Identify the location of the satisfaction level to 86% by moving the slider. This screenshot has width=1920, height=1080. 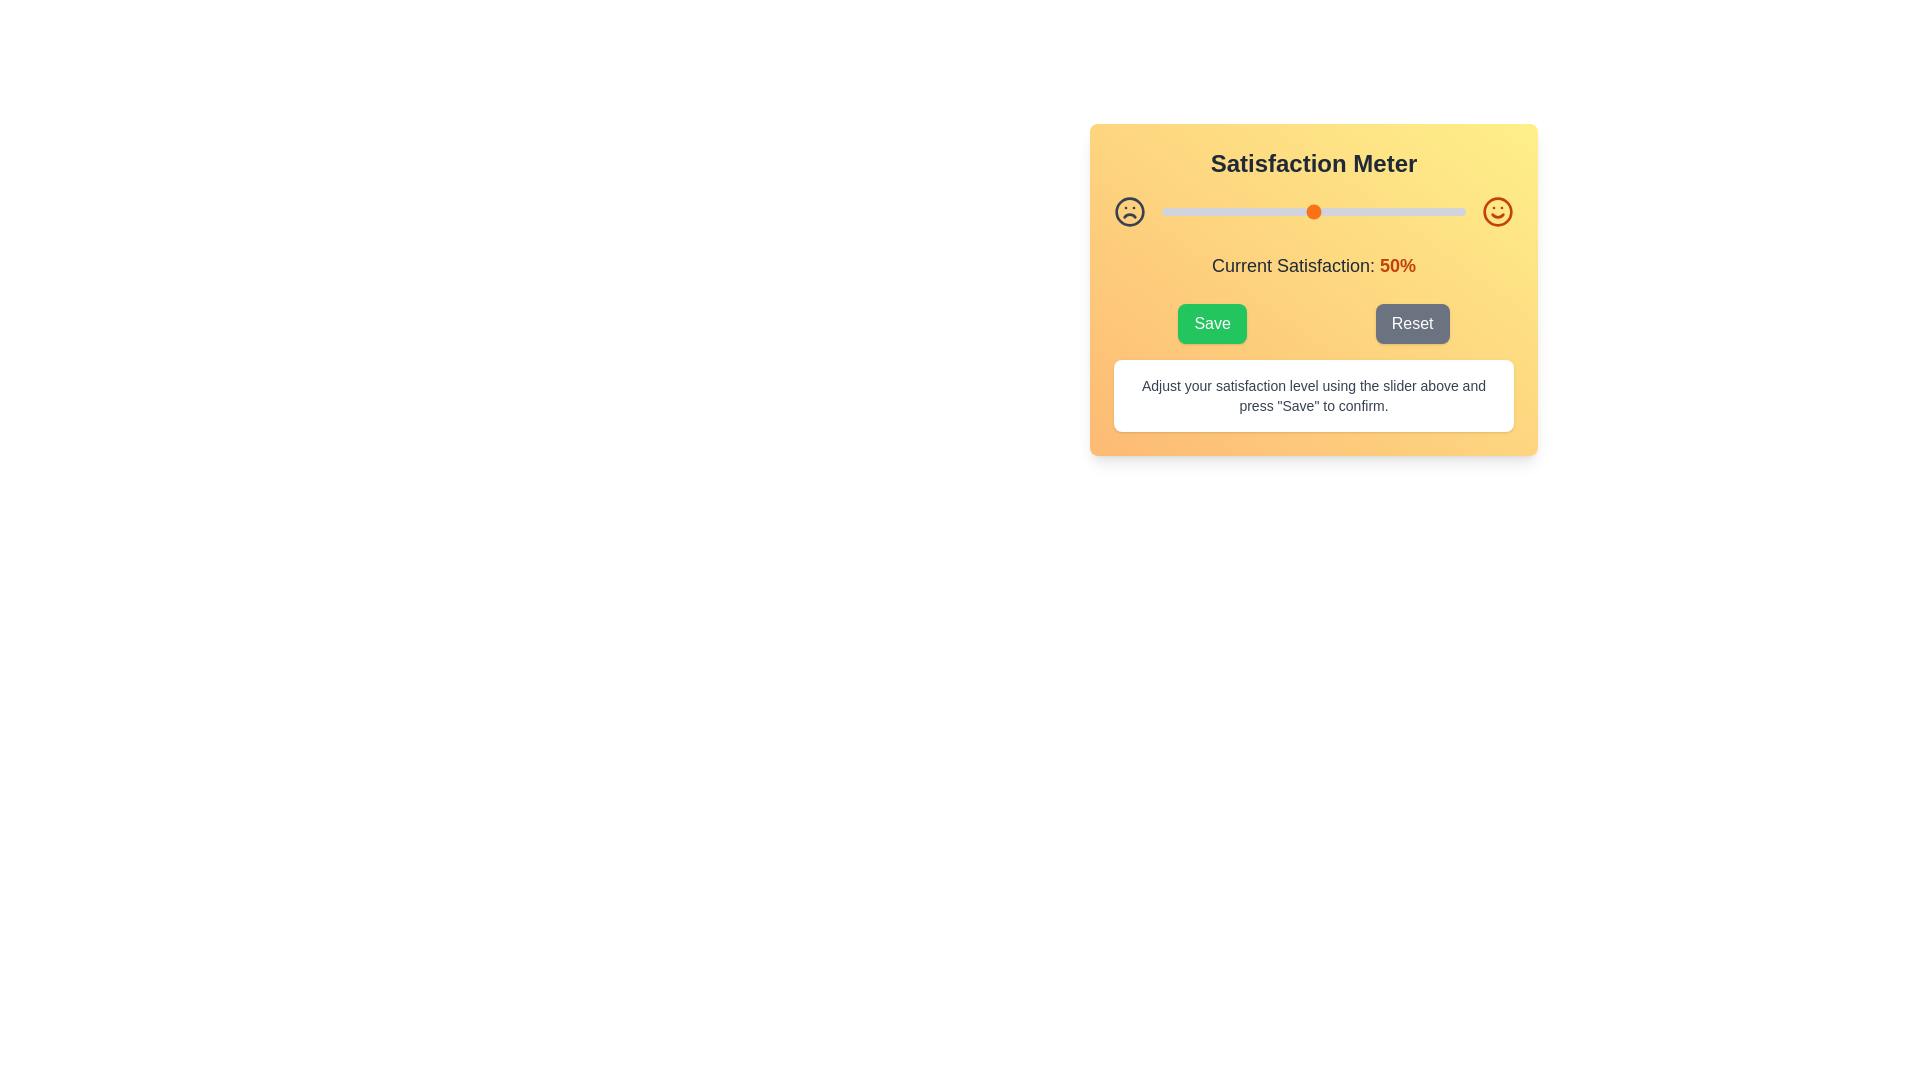
(1422, 212).